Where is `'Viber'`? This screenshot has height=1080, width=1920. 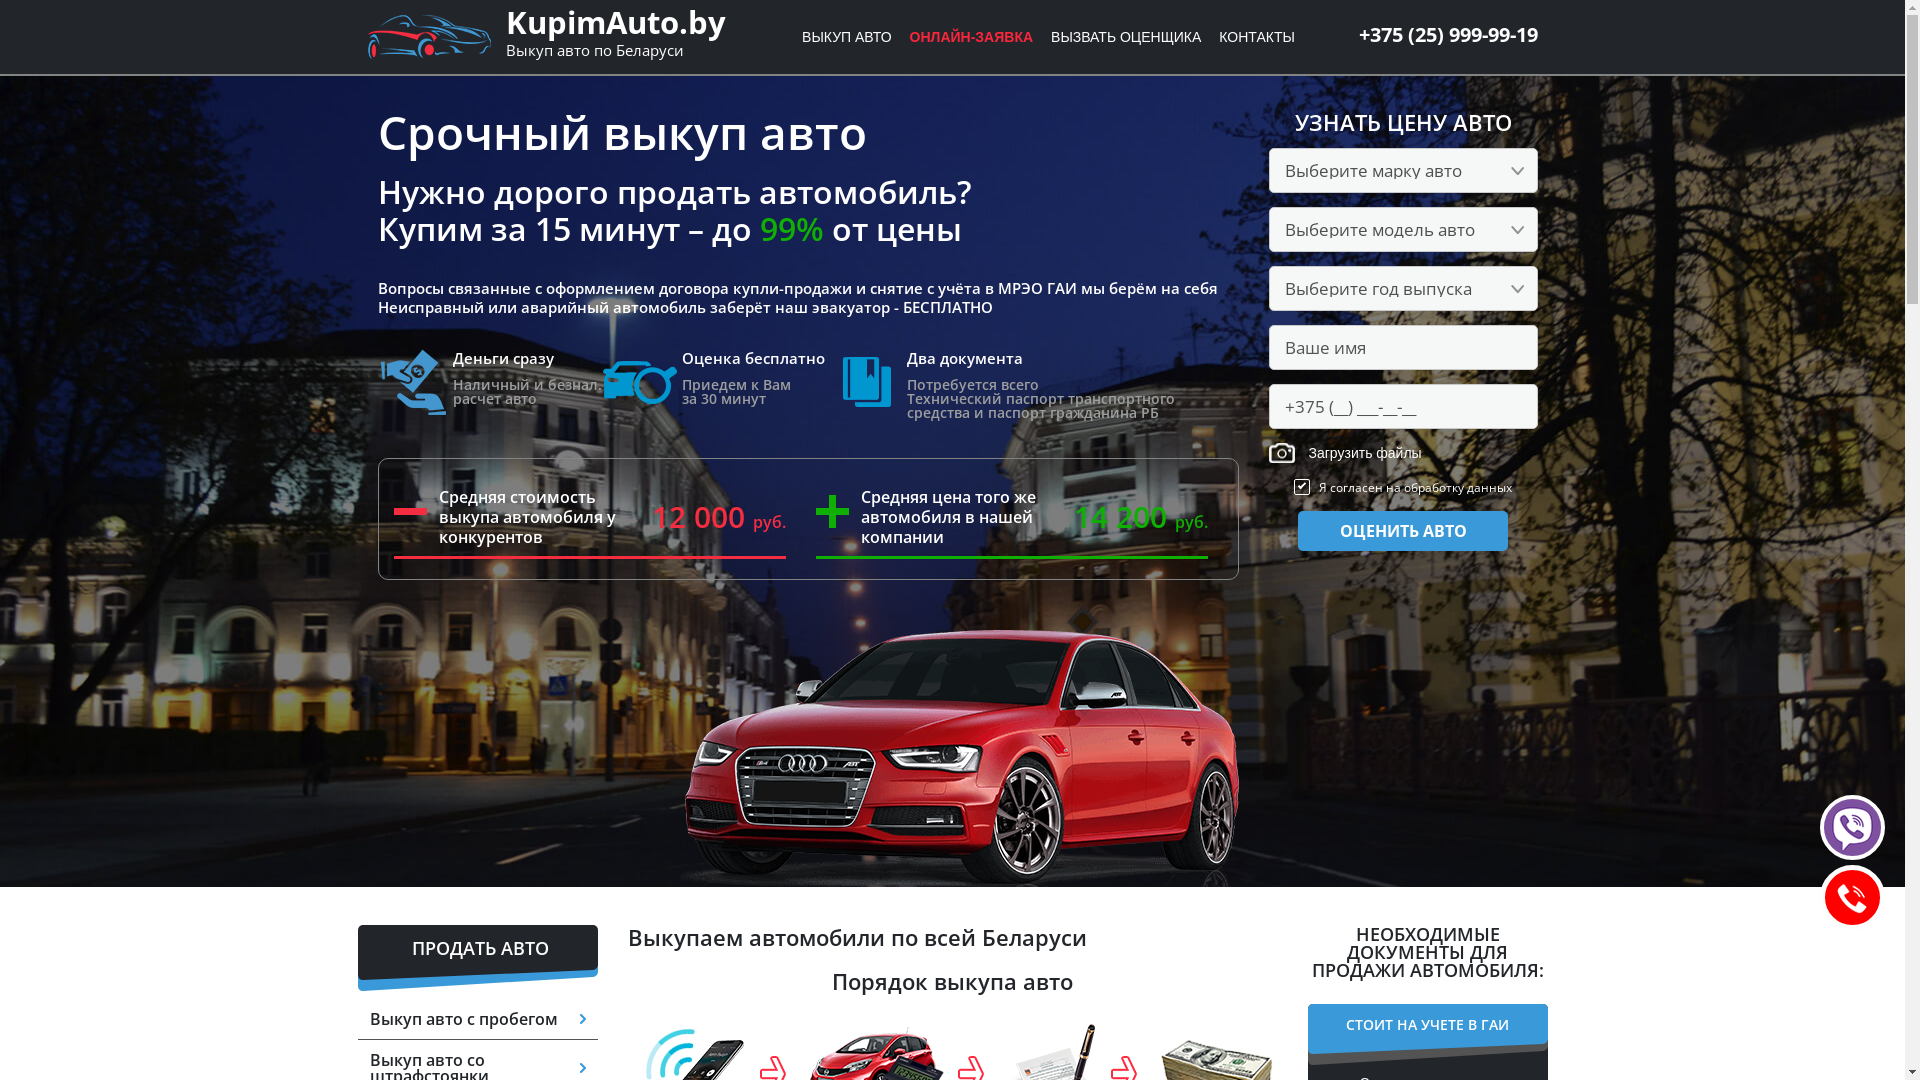 'Viber' is located at coordinates (1851, 827).